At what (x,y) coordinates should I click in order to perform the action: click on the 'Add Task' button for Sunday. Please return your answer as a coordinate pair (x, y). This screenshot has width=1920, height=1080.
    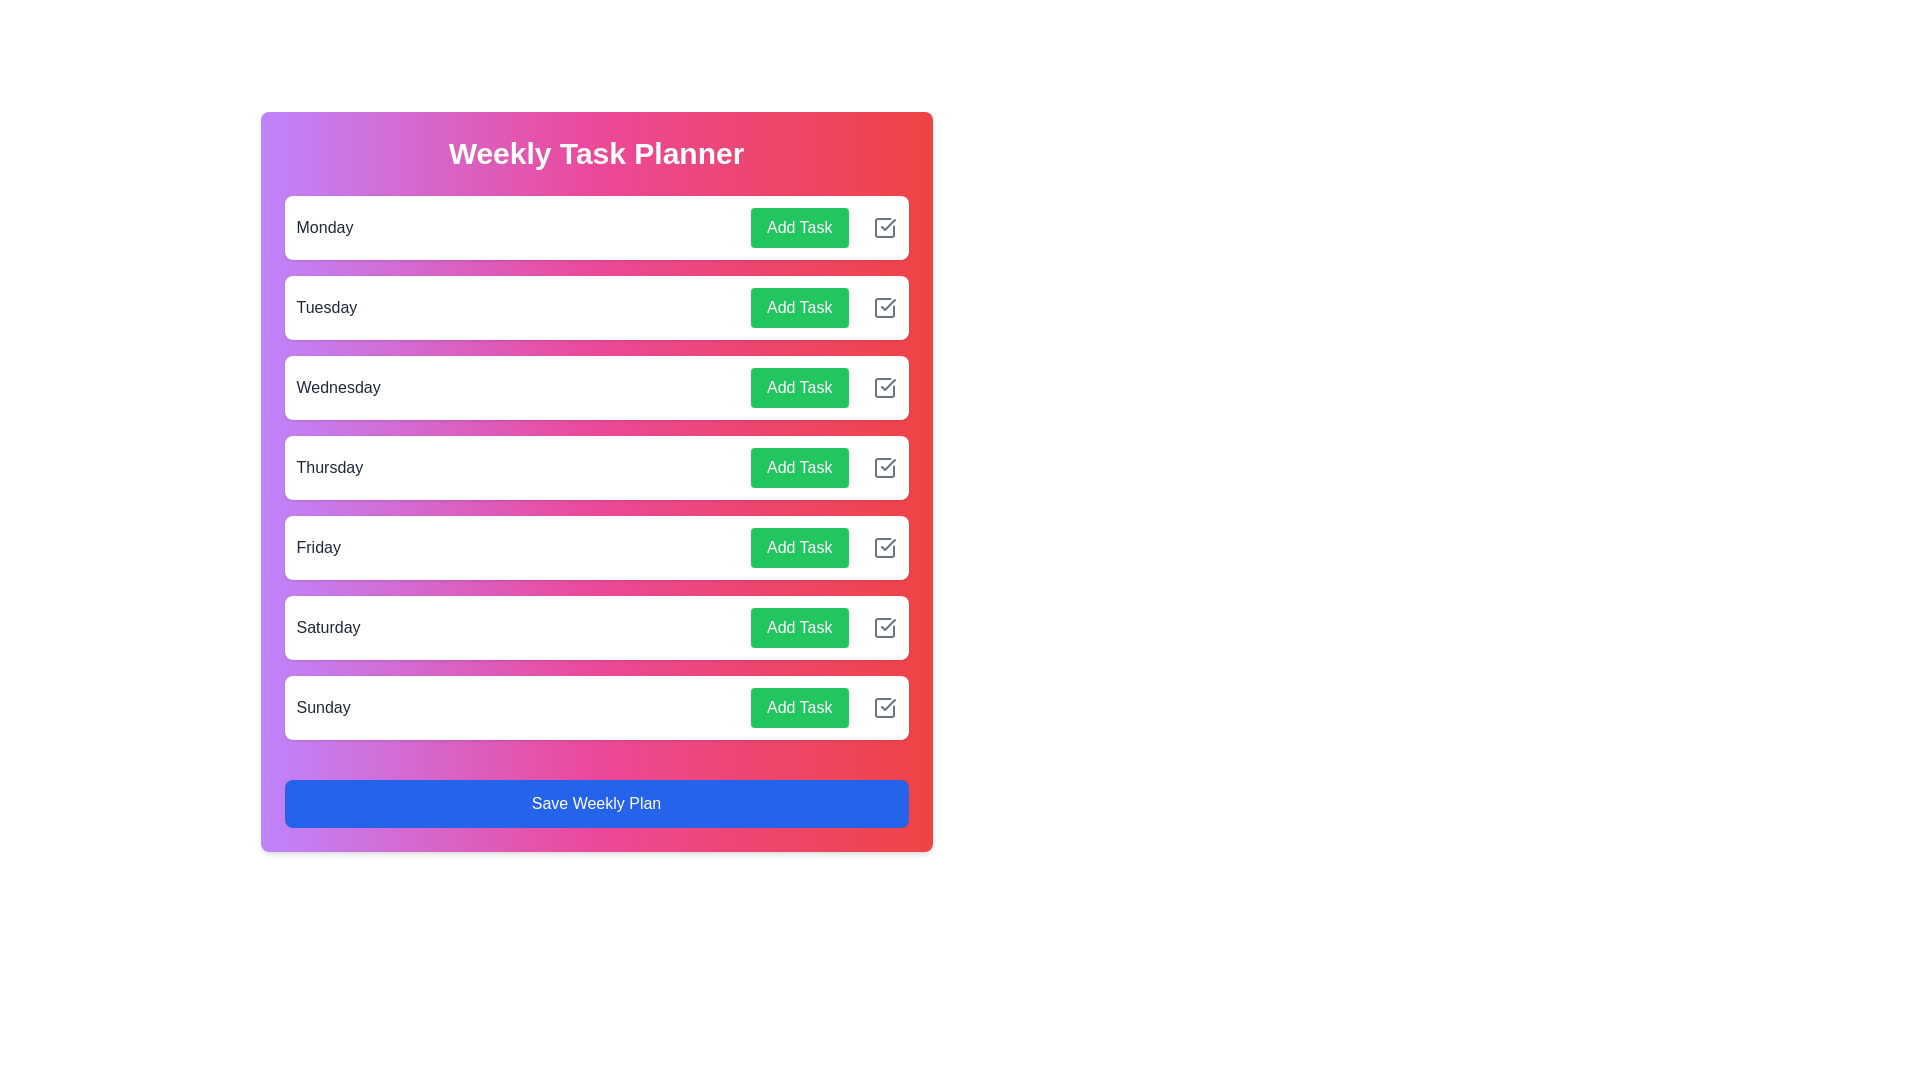
    Looking at the image, I should click on (798, 707).